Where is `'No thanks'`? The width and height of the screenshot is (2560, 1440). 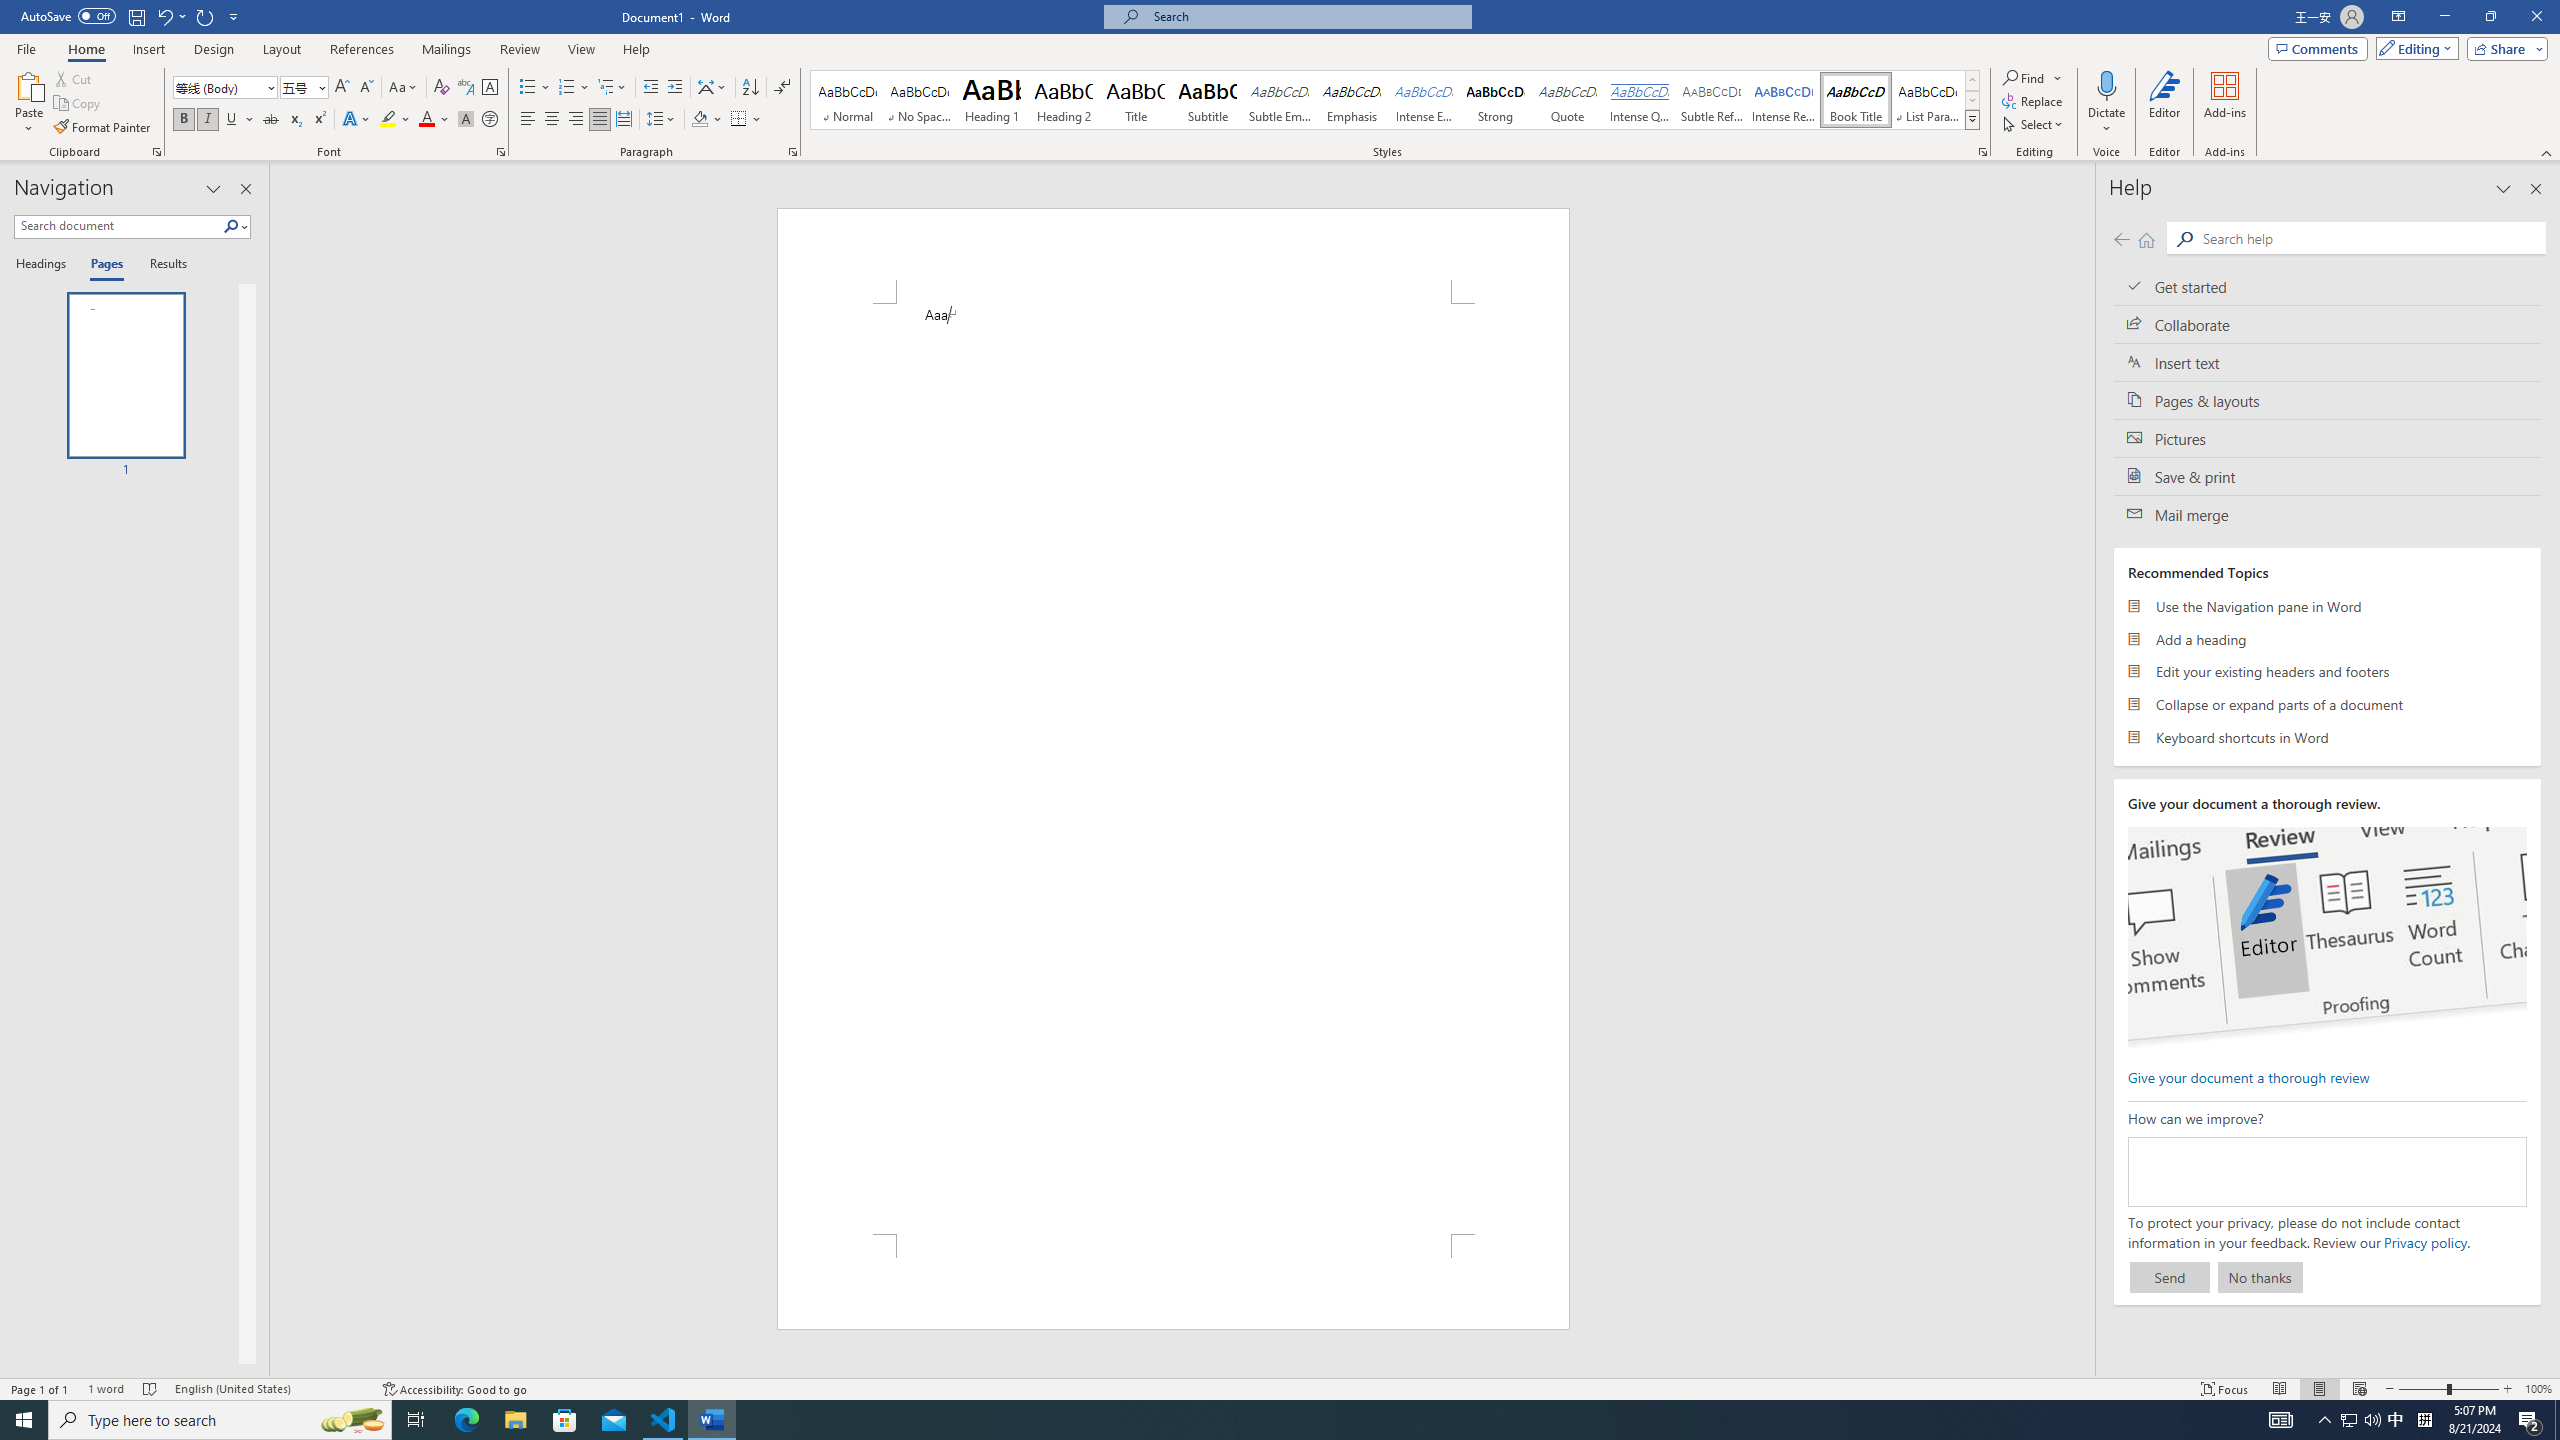
'No thanks' is located at coordinates (2259, 1276).